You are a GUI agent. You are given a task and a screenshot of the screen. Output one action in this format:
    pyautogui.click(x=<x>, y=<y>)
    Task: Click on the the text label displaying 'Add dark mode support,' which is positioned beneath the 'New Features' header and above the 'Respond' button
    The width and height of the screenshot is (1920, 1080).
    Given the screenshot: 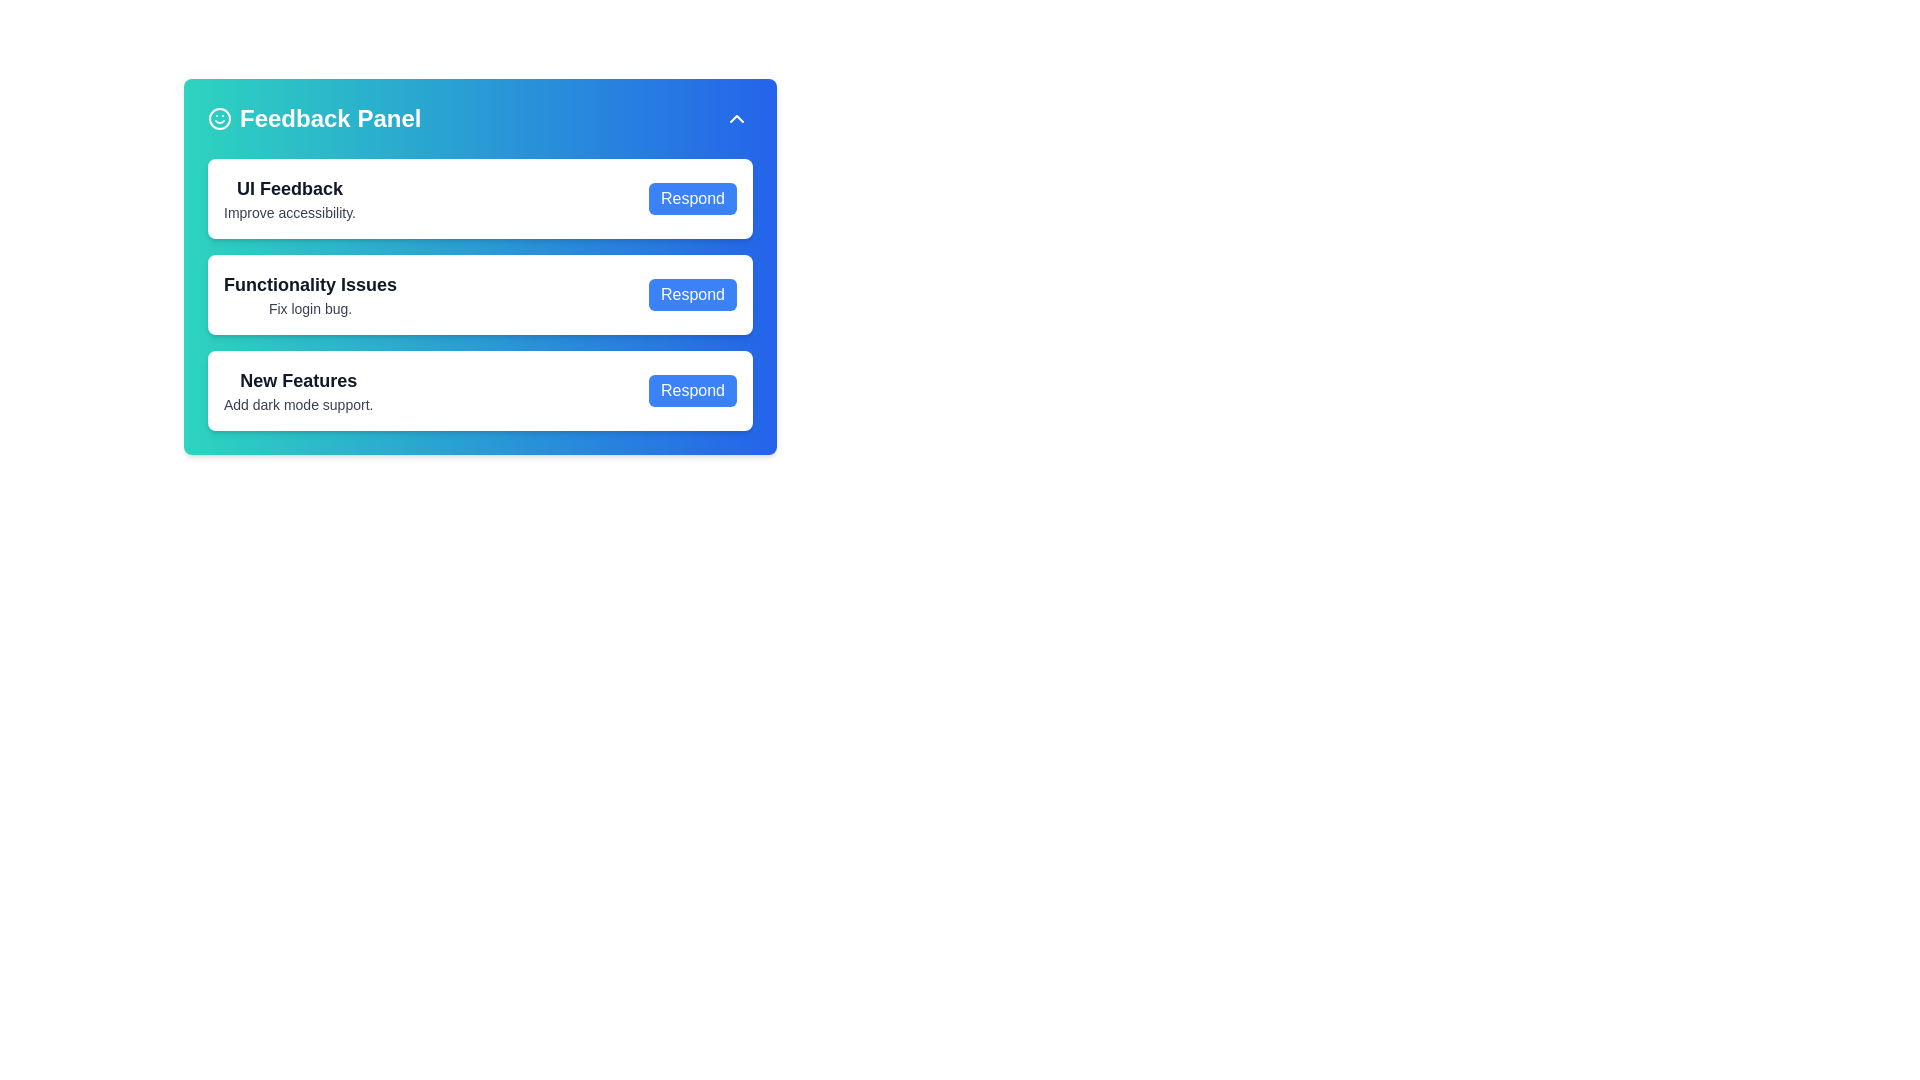 What is the action you would take?
    pyautogui.click(x=297, y=405)
    